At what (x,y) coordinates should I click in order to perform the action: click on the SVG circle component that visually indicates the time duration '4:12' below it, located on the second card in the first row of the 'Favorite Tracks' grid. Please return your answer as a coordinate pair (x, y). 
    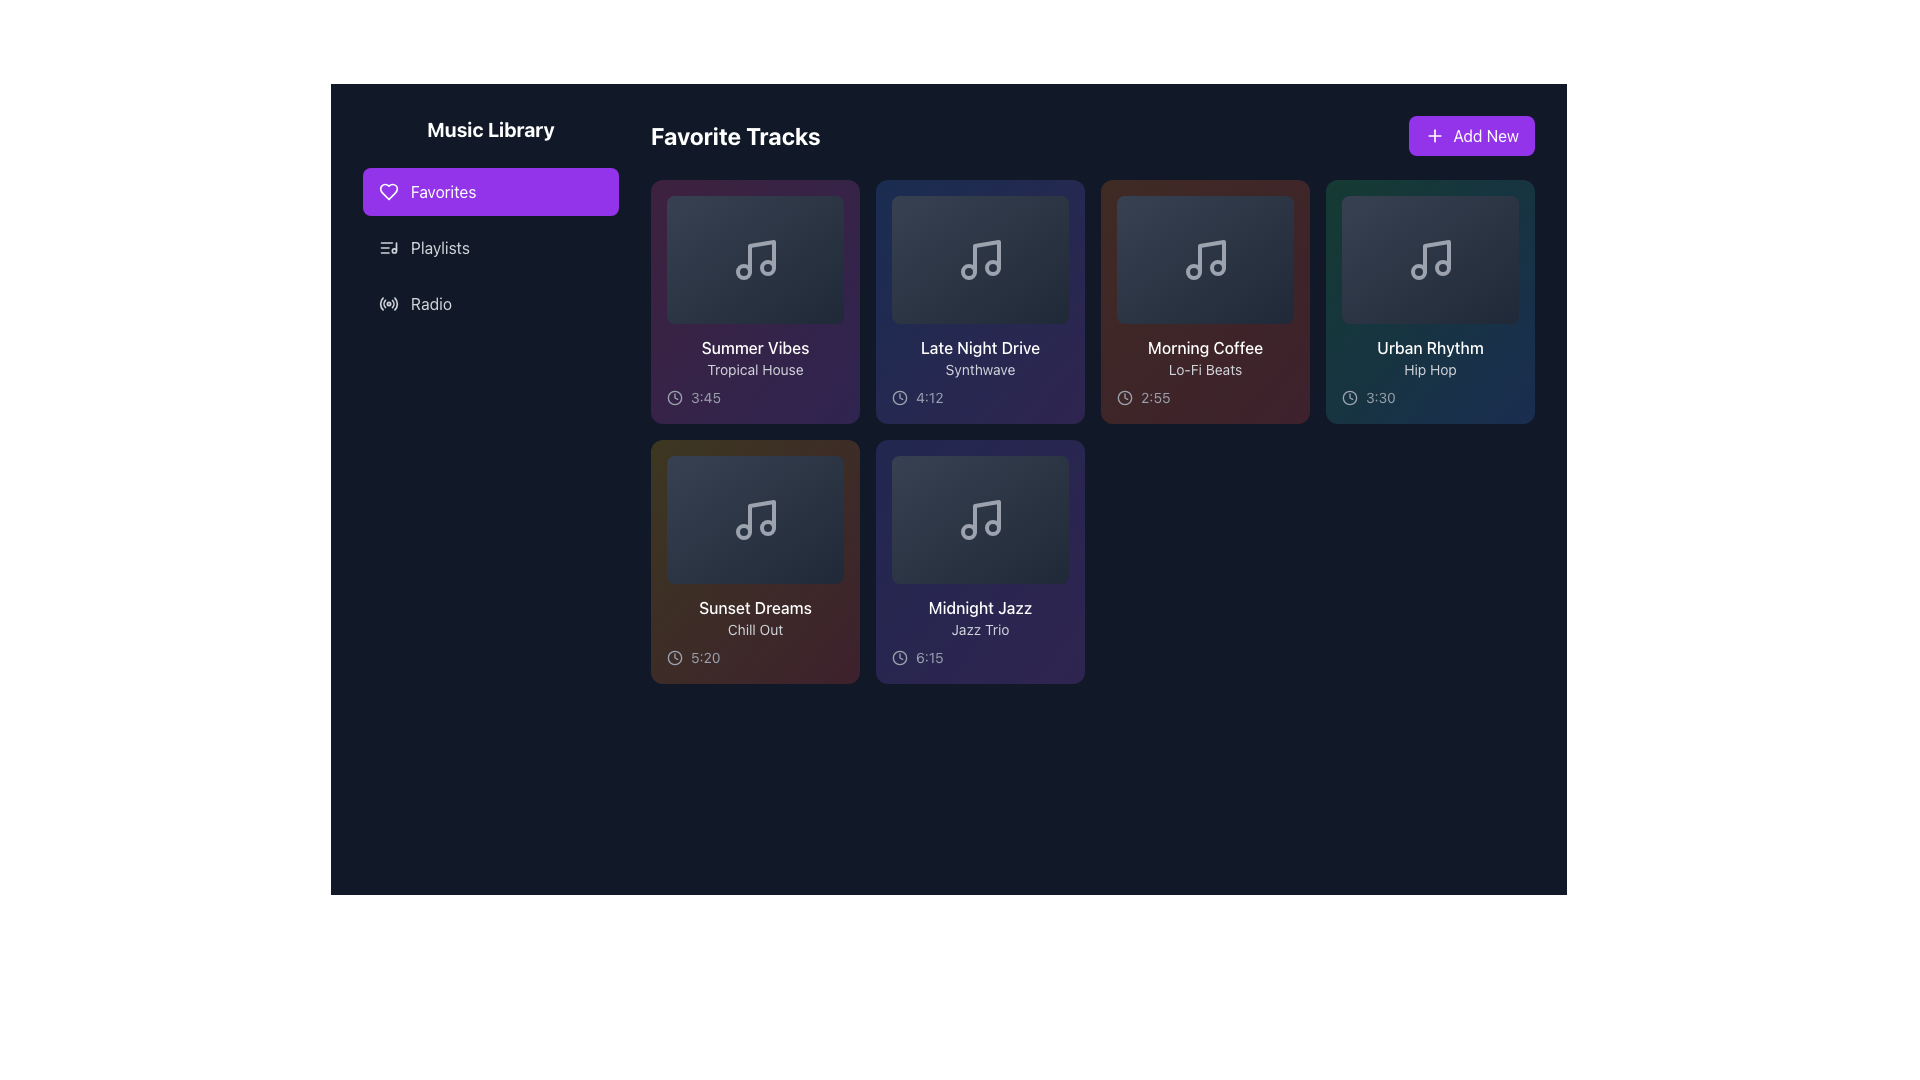
    Looking at the image, I should click on (899, 397).